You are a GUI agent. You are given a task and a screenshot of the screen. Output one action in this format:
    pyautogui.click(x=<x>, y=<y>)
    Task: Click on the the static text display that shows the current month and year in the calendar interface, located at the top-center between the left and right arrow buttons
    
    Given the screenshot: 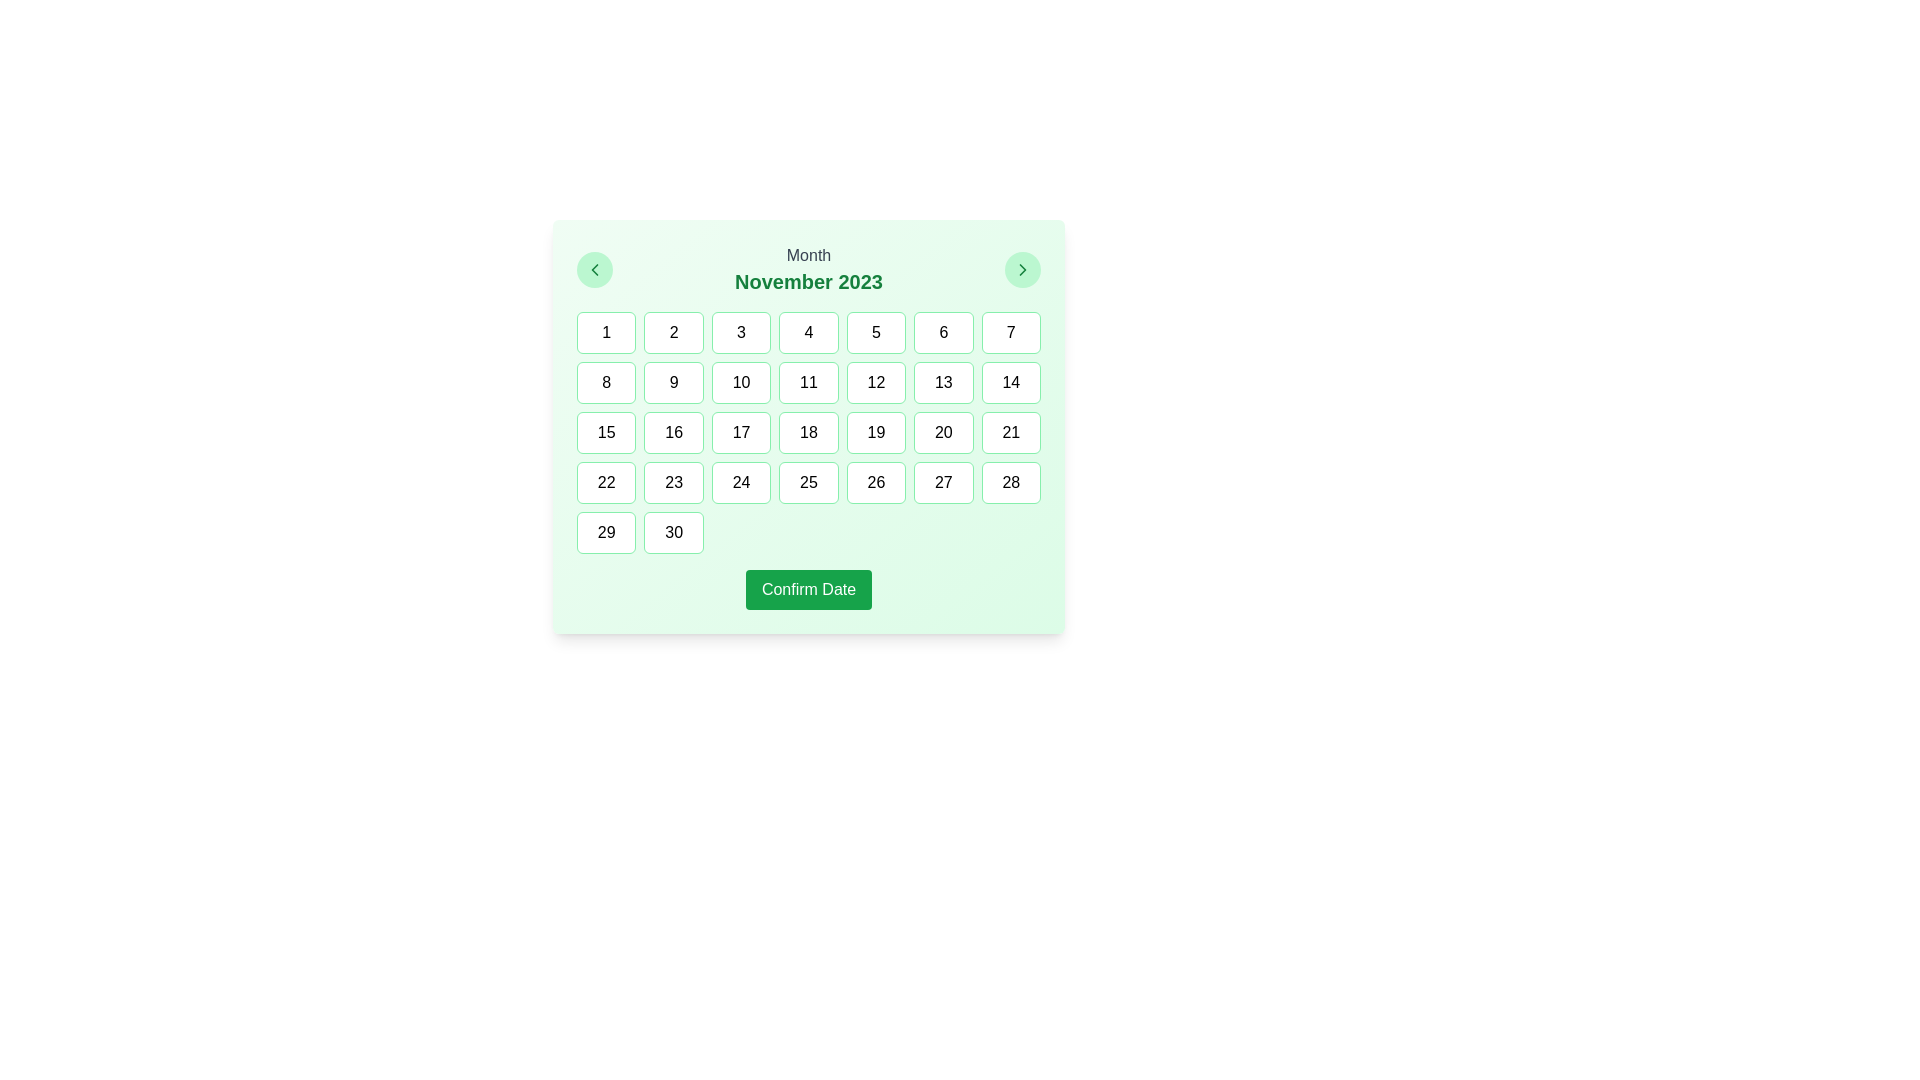 What is the action you would take?
    pyautogui.click(x=809, y=270)
    